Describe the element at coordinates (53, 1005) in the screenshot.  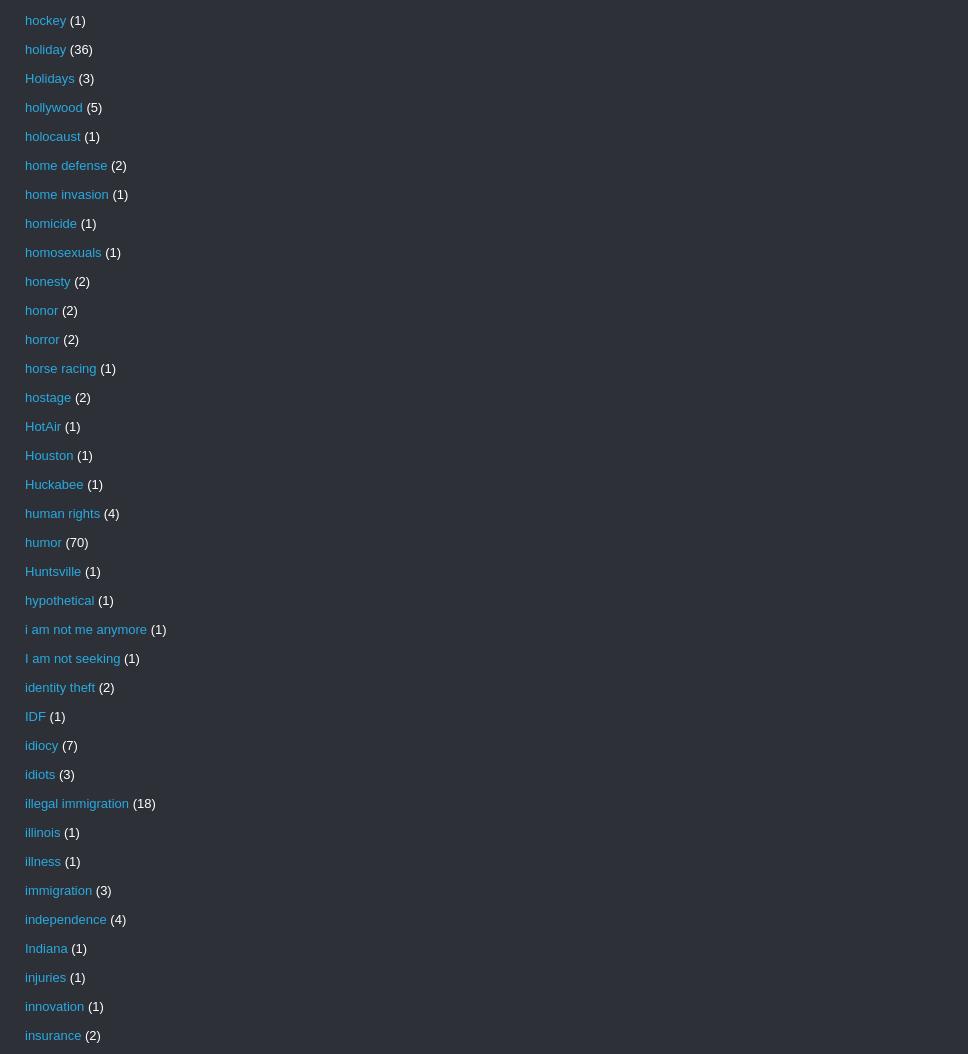
I see `'innovation'` at that location.